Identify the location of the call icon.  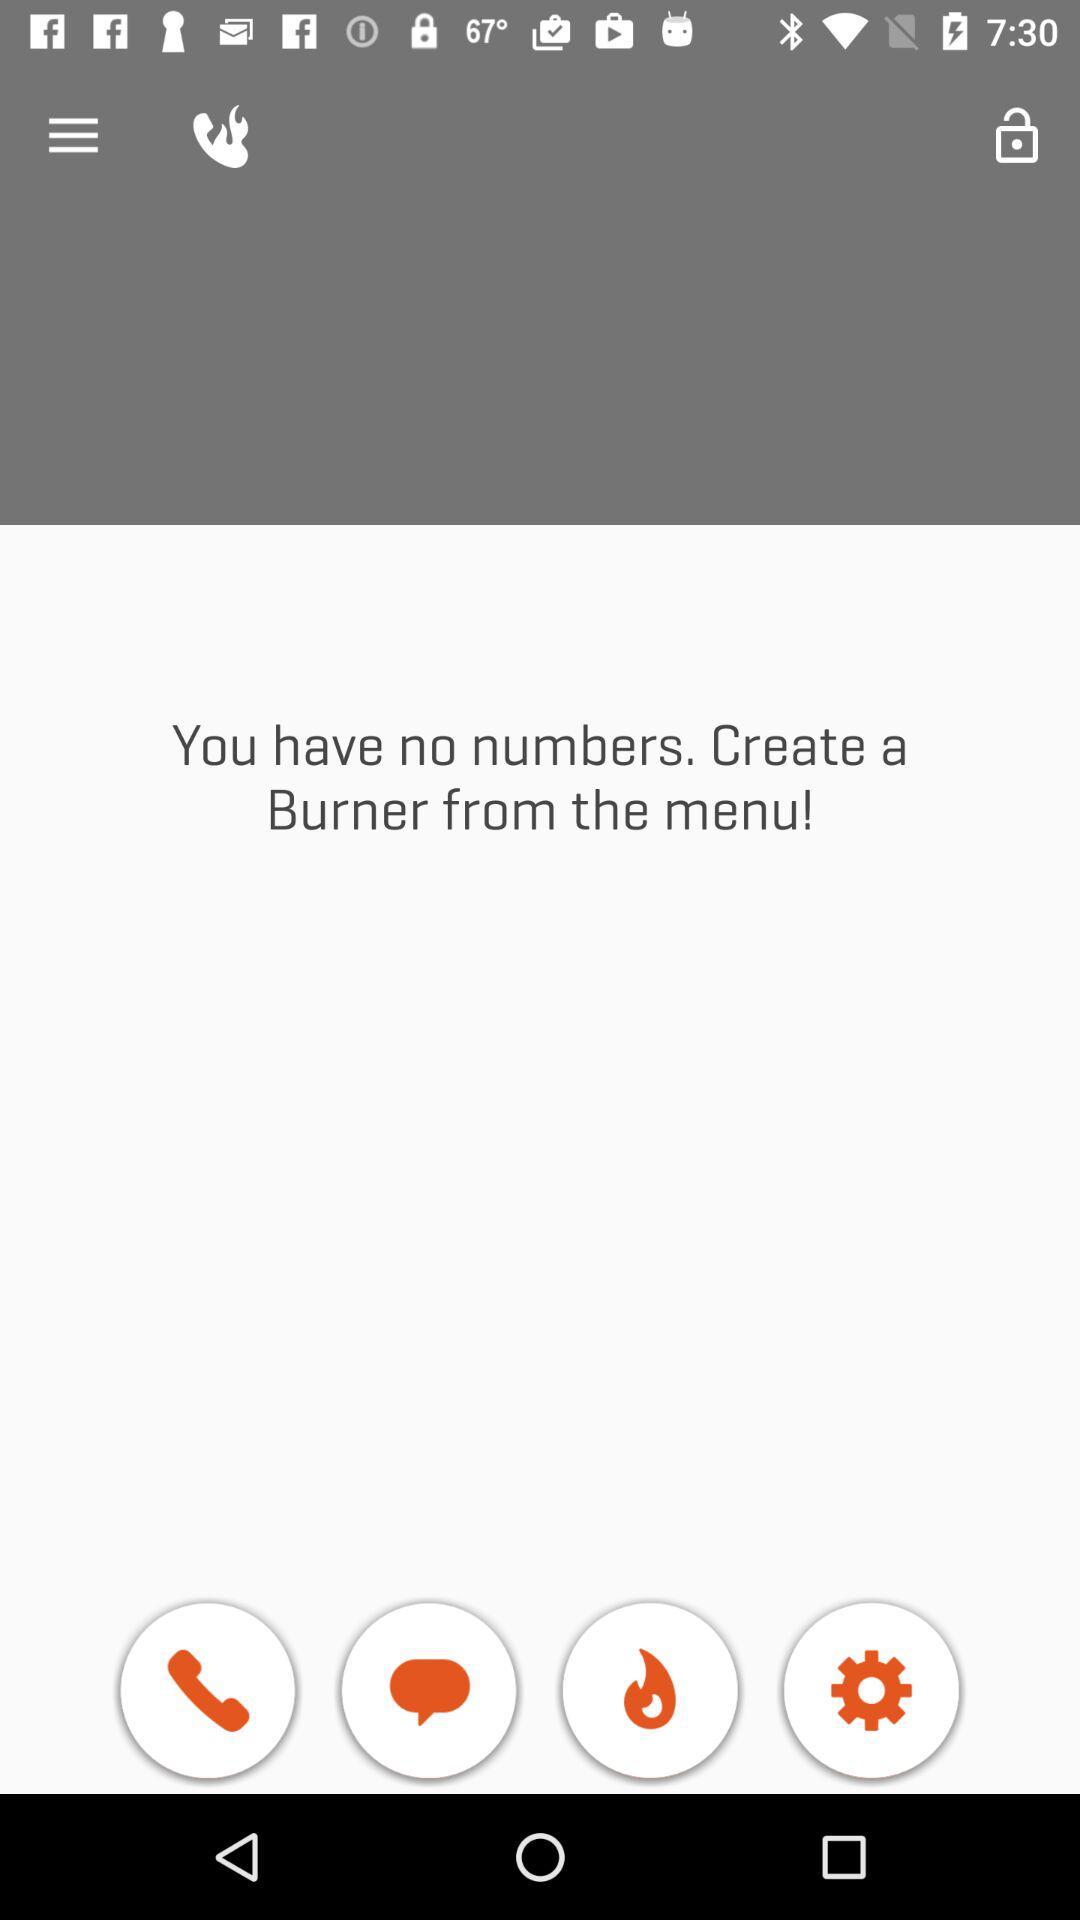
(207, 1693).